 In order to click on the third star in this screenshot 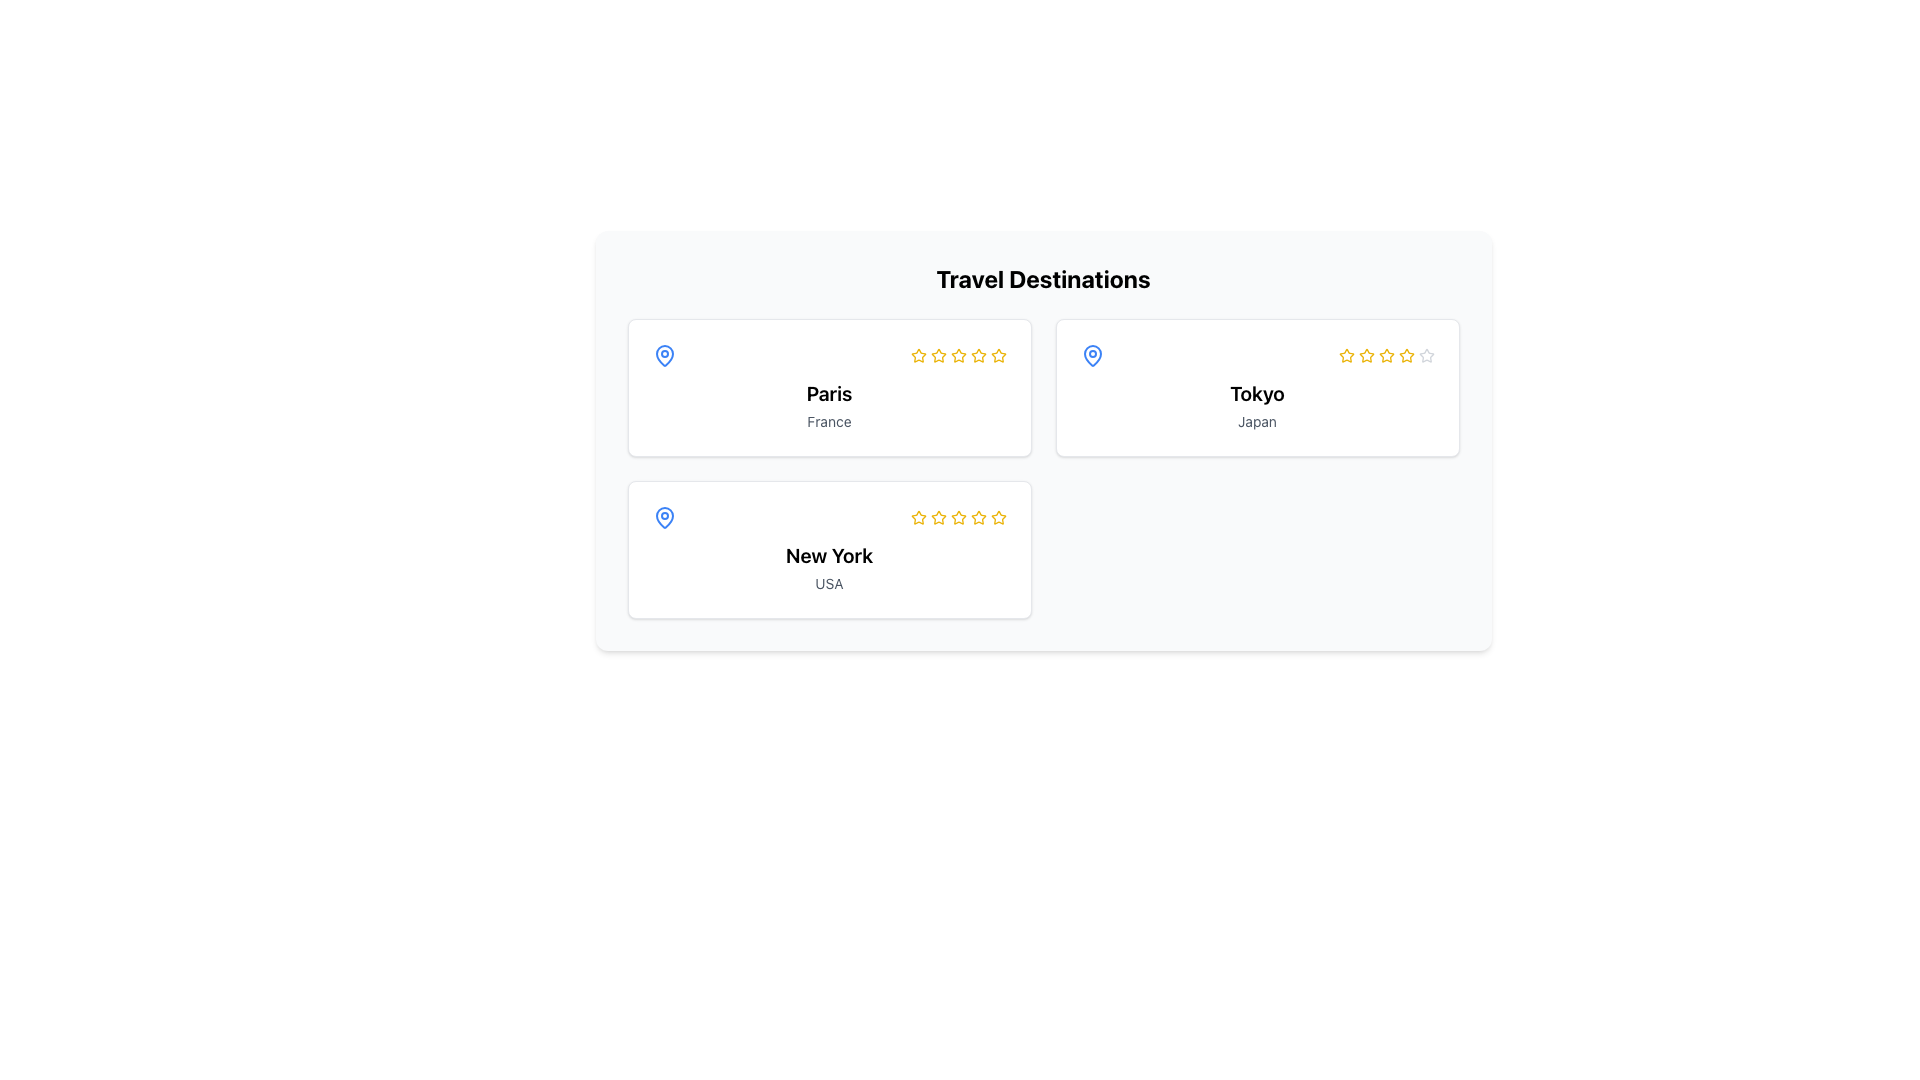, I will do `click(957, 354)`.